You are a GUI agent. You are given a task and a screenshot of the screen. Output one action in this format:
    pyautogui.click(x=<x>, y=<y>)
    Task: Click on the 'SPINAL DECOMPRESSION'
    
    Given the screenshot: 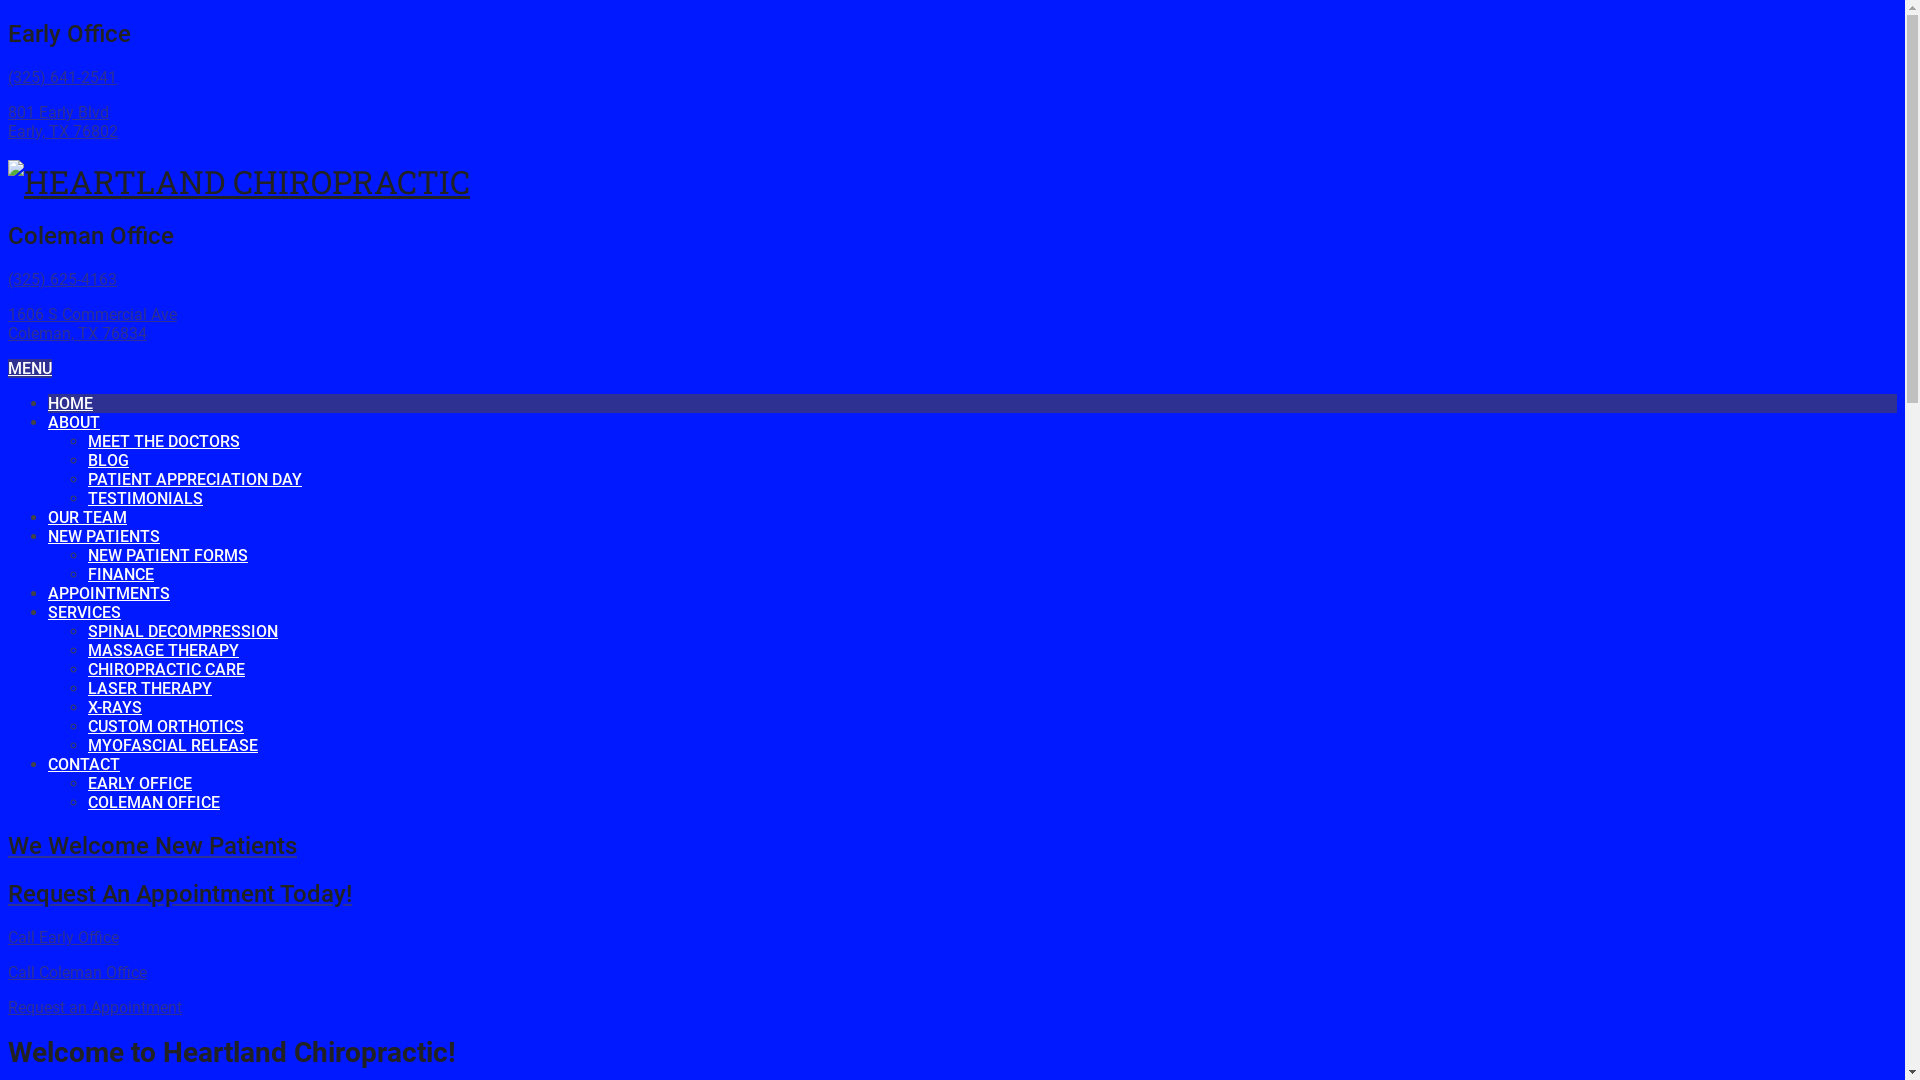 What is the action you would take?
    pyautogui.click(x=182, y=631)
    